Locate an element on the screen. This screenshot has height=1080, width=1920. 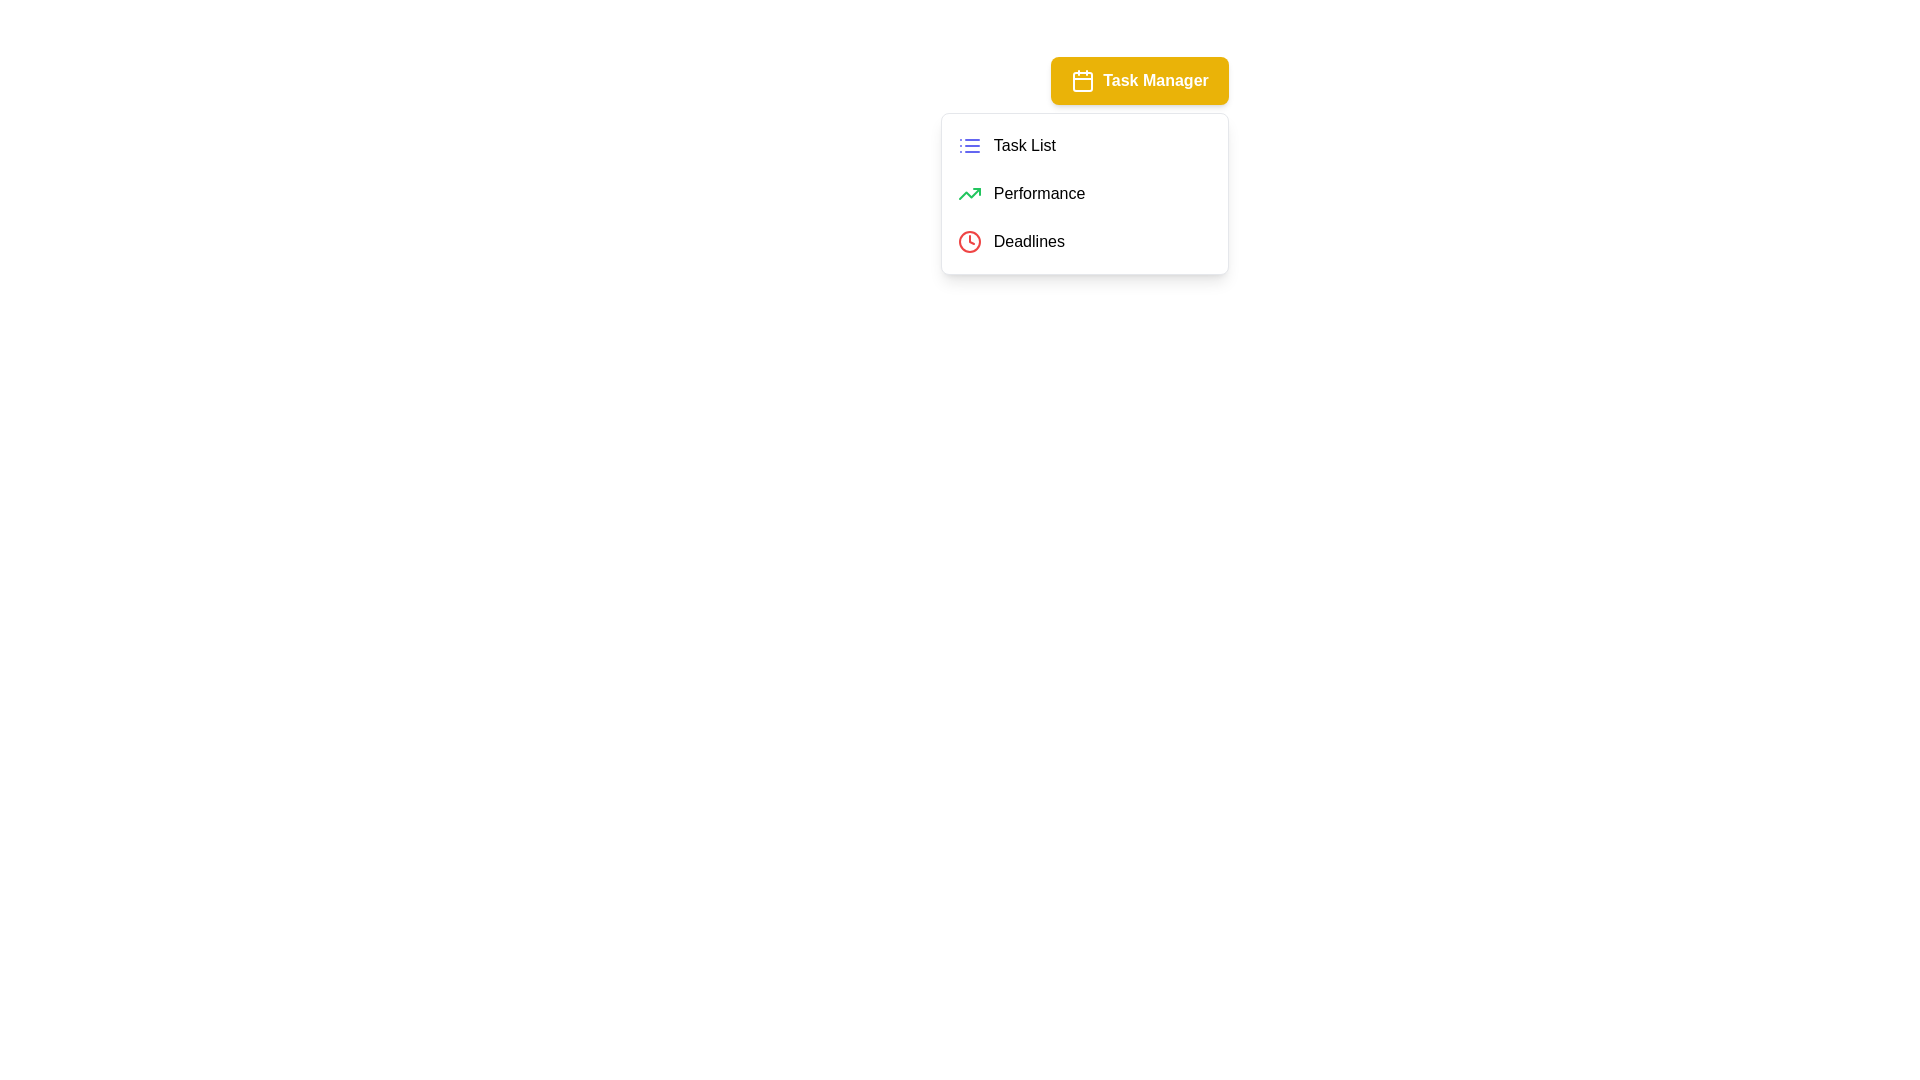
the menu item Performance to observe the visual feedback is located at coordinates (1083, 193).